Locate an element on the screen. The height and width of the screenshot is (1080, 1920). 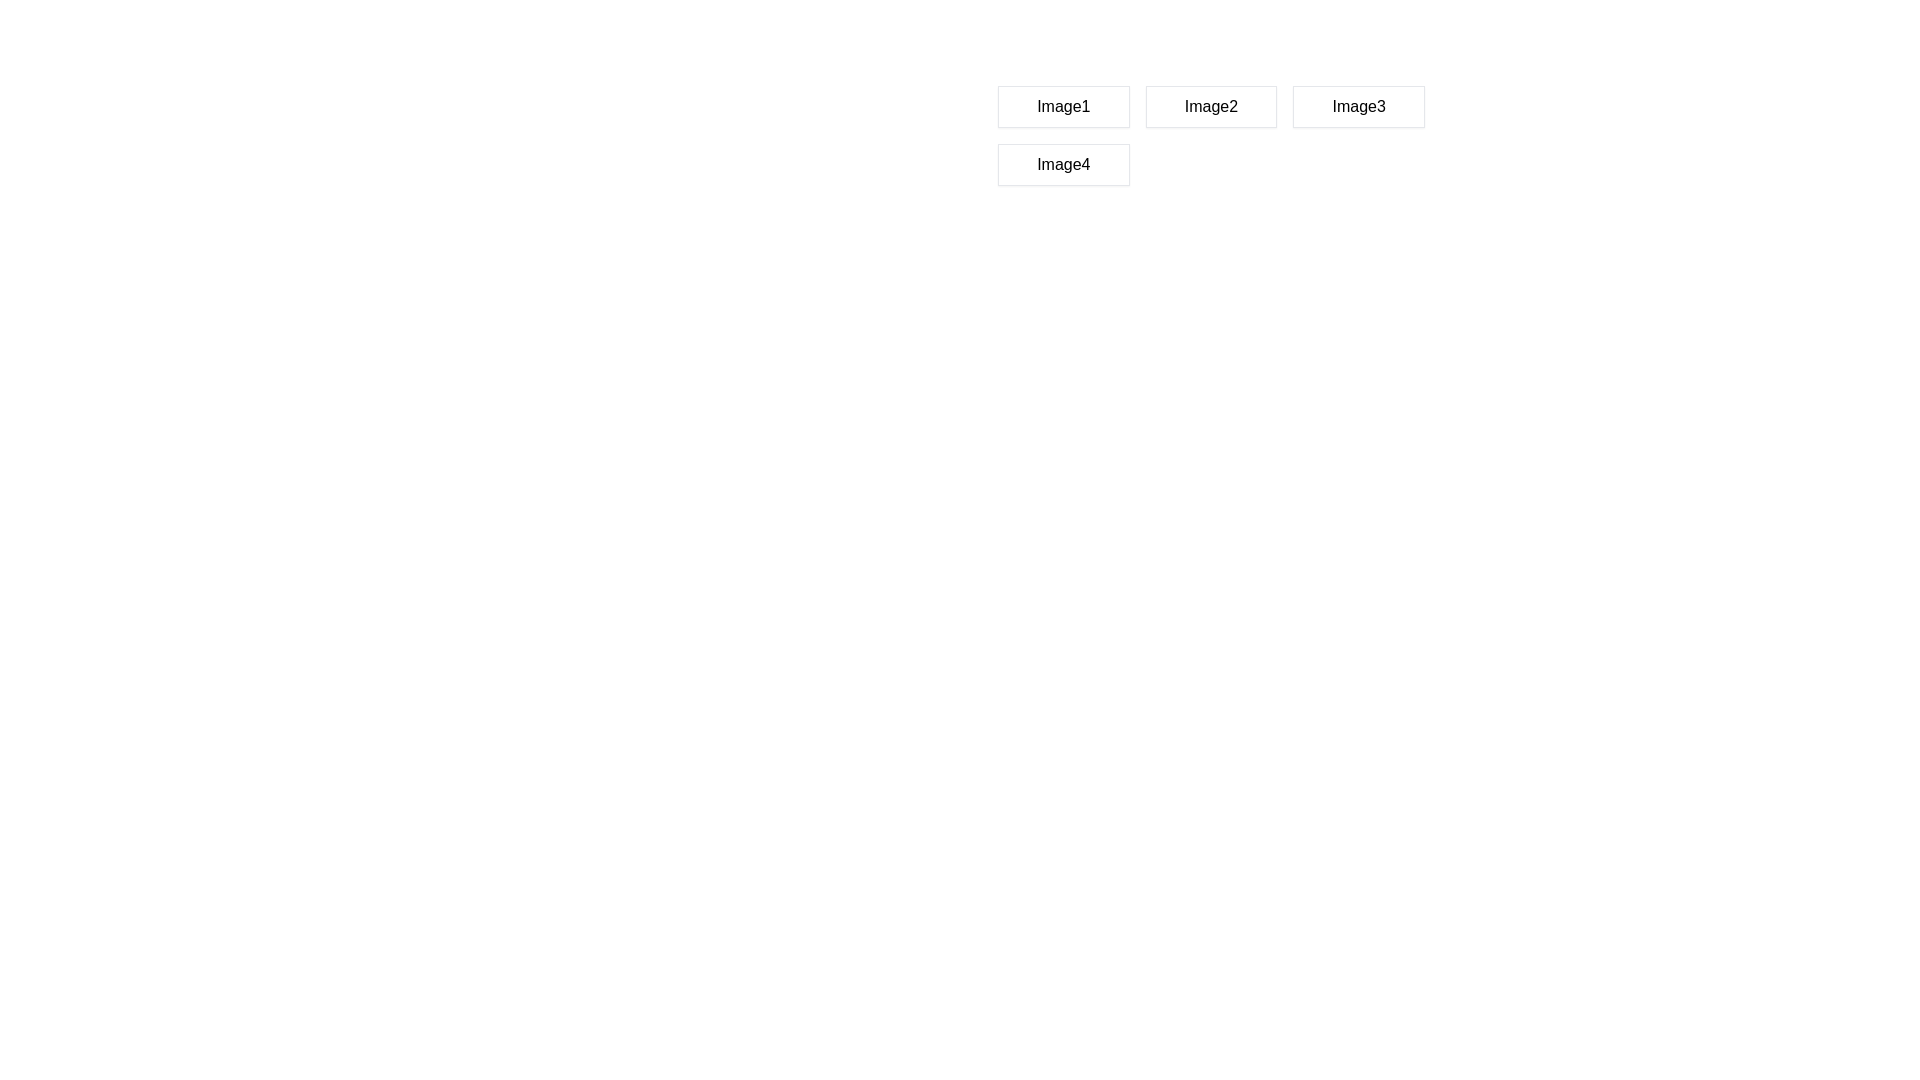
the rectangular button labeled 'Image4' with a light gray border and shadow, located is located at coordinates (1062, 164).